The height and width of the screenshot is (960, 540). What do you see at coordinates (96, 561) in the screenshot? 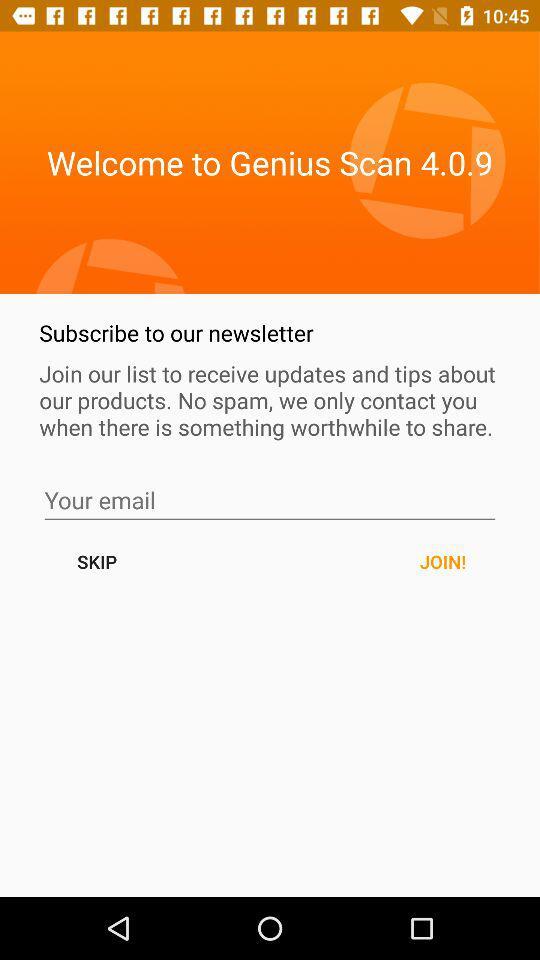
I see `the skip icon` at bounding box center [96, 561].